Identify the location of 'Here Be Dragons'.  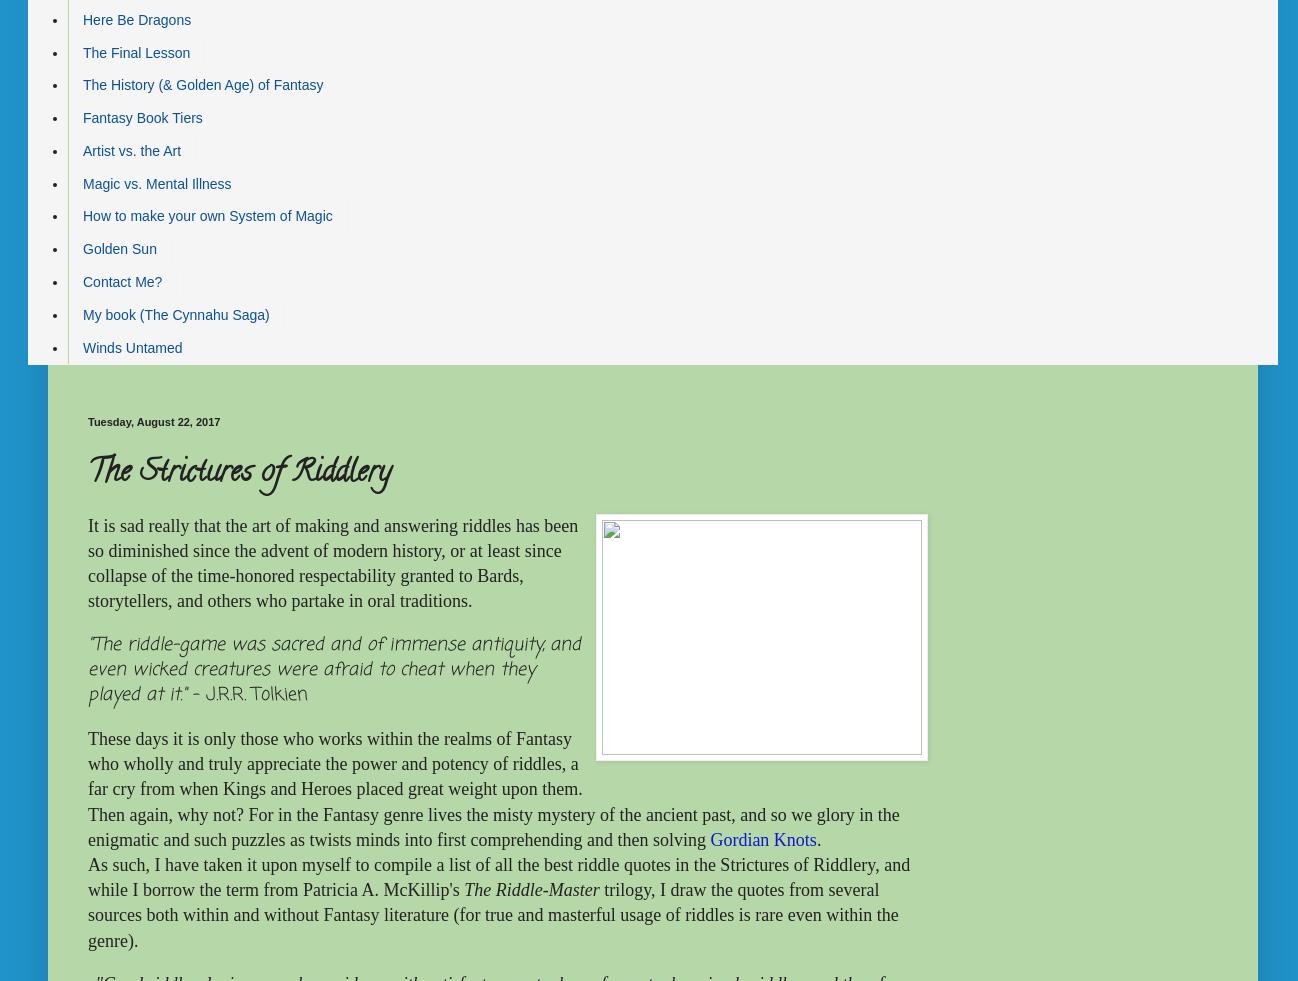
(135, 18).